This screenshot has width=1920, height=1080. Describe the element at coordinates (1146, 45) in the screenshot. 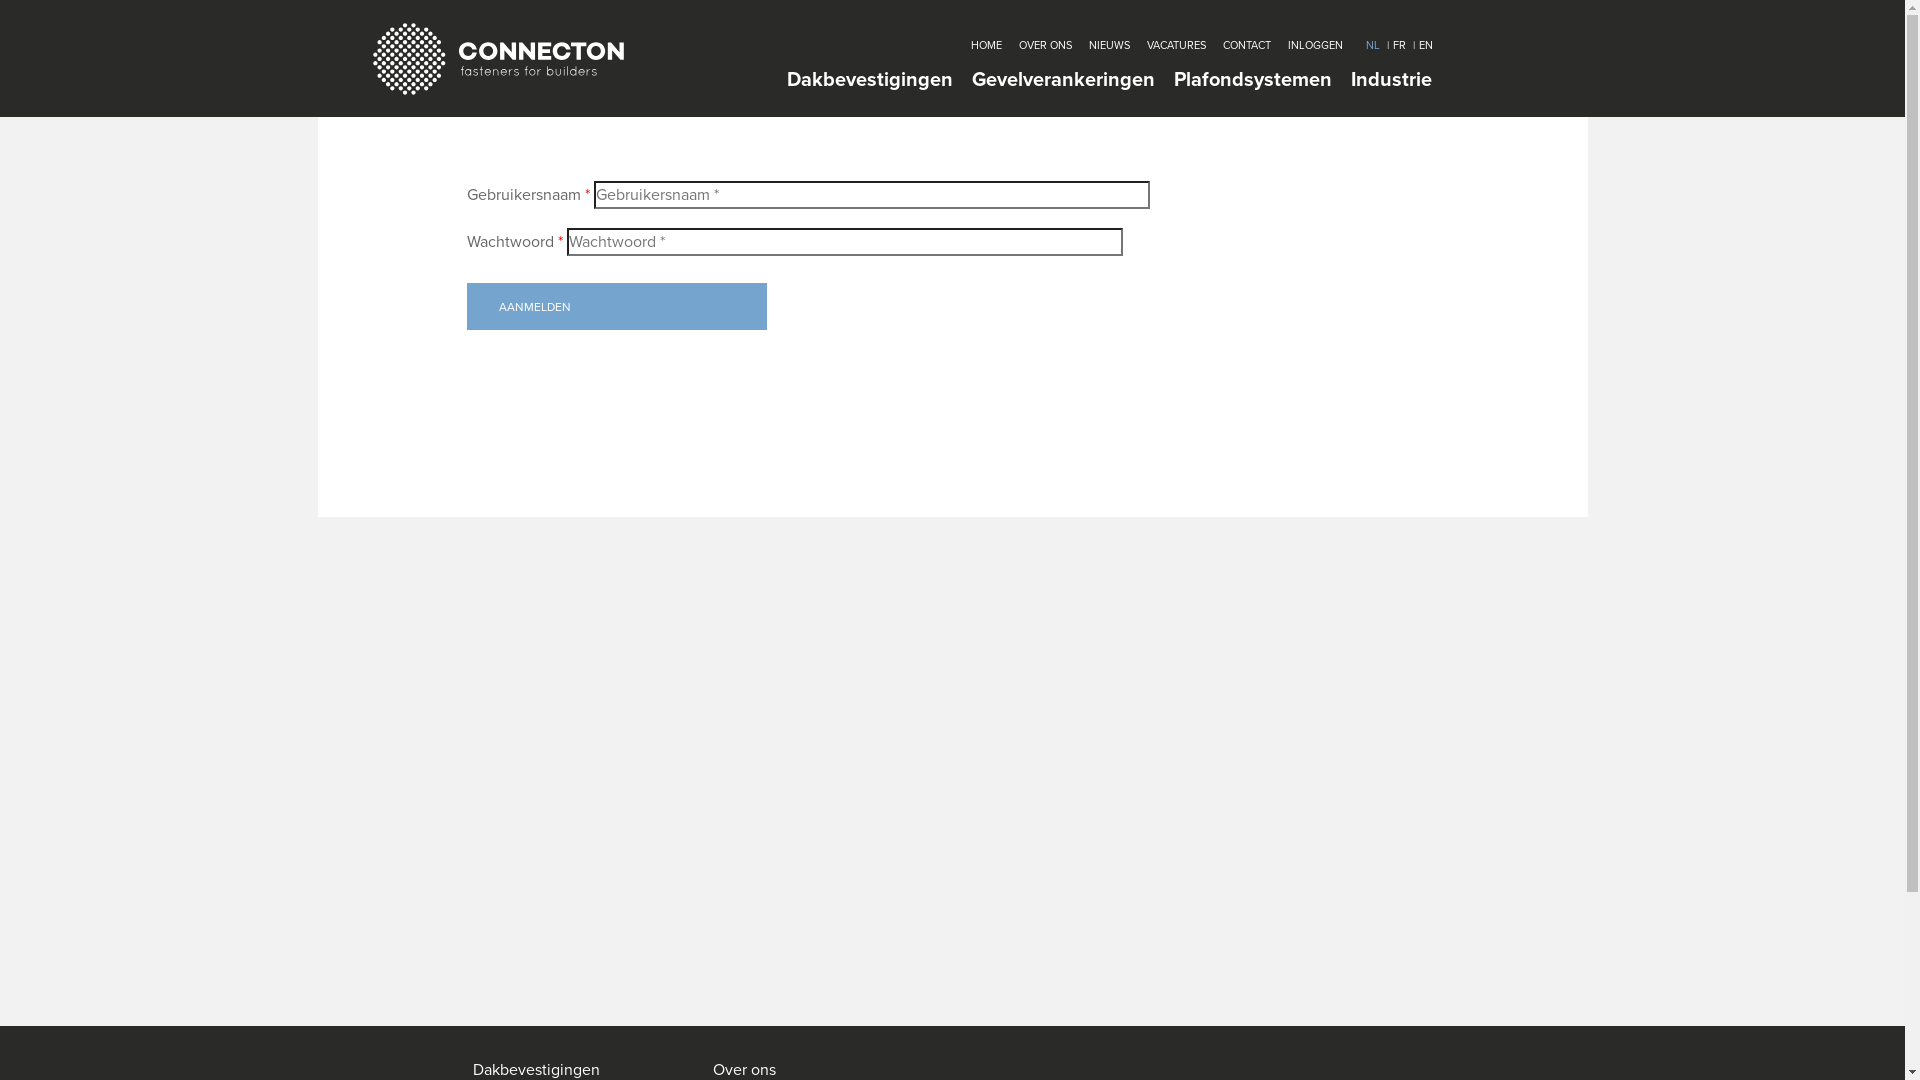

I see `'VACATURES'` at that location.